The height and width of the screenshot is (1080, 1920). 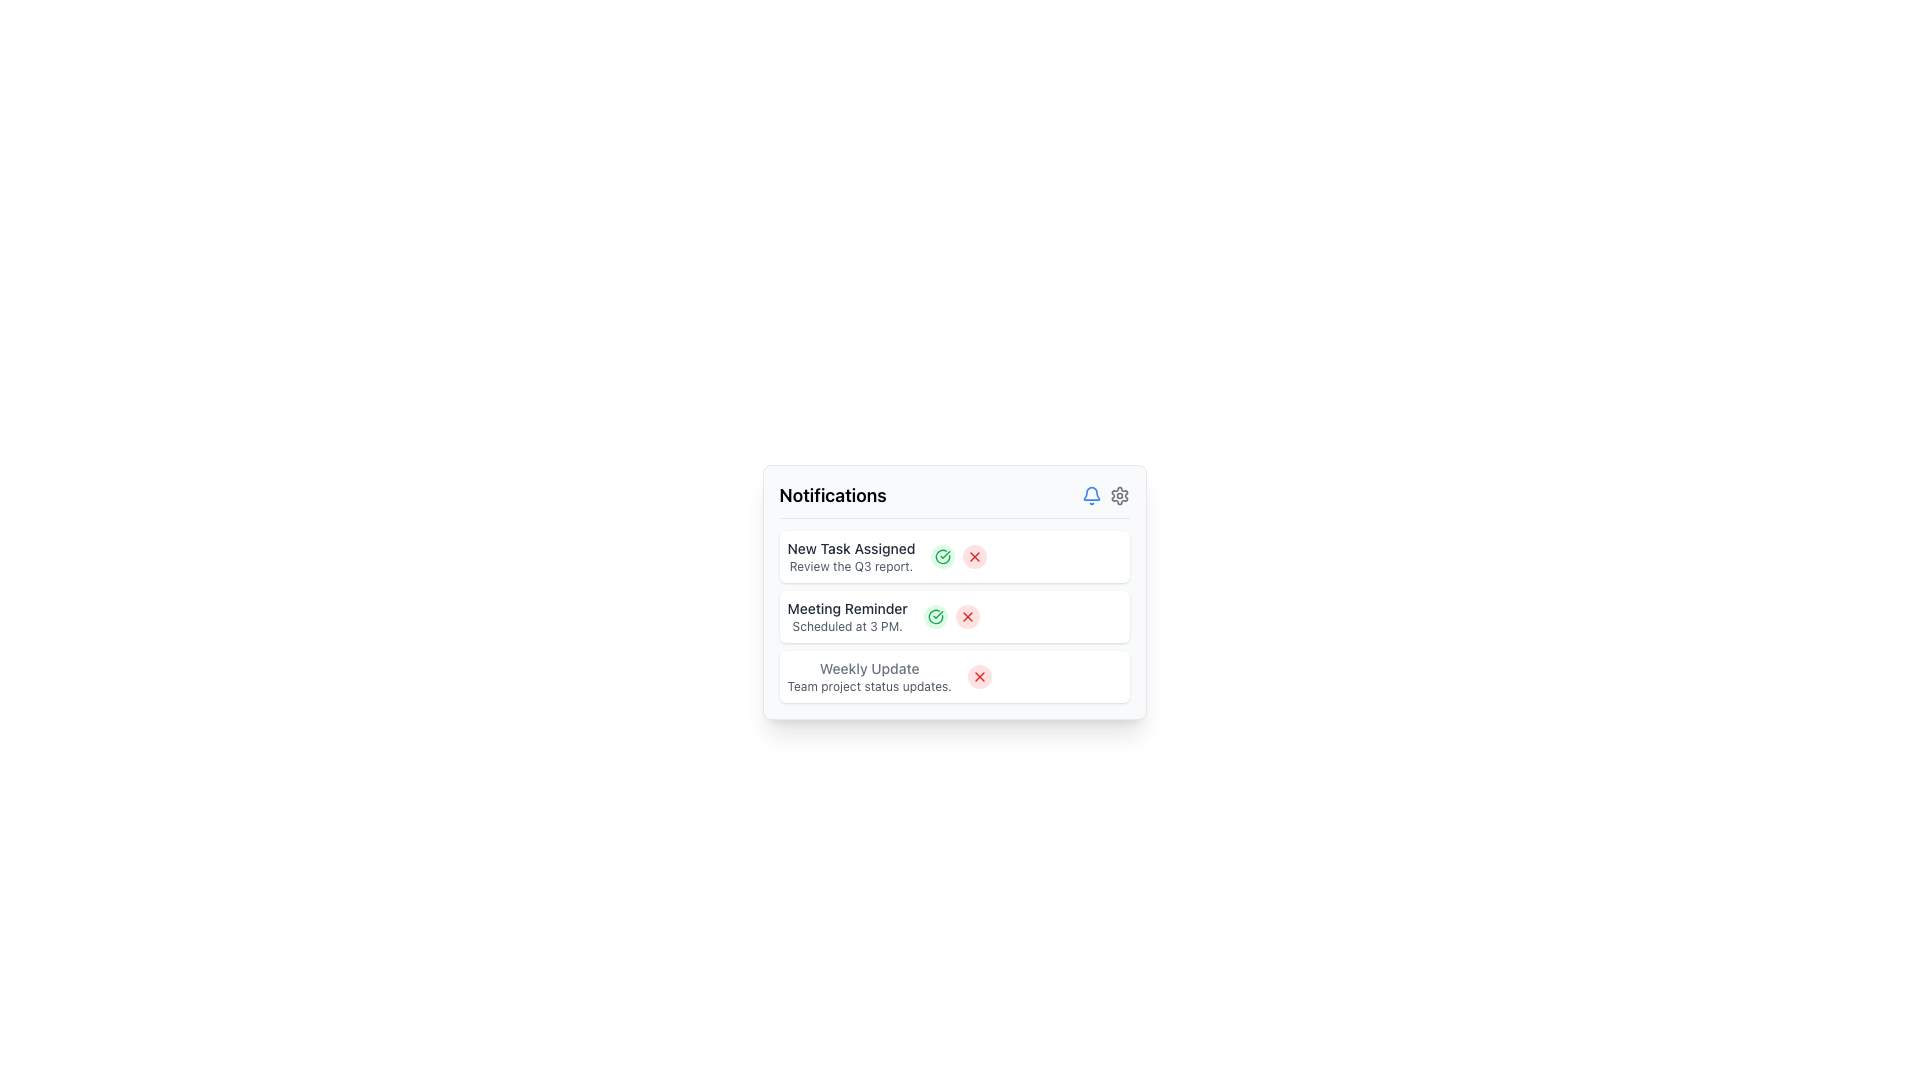 What do you see at coordinates (967, 616) in the screenshot?
I see `the circular delete button with a light red background and 'X' icon, located in the 'Meeting Reminder' notifications list` at bounding box center [967, 616].